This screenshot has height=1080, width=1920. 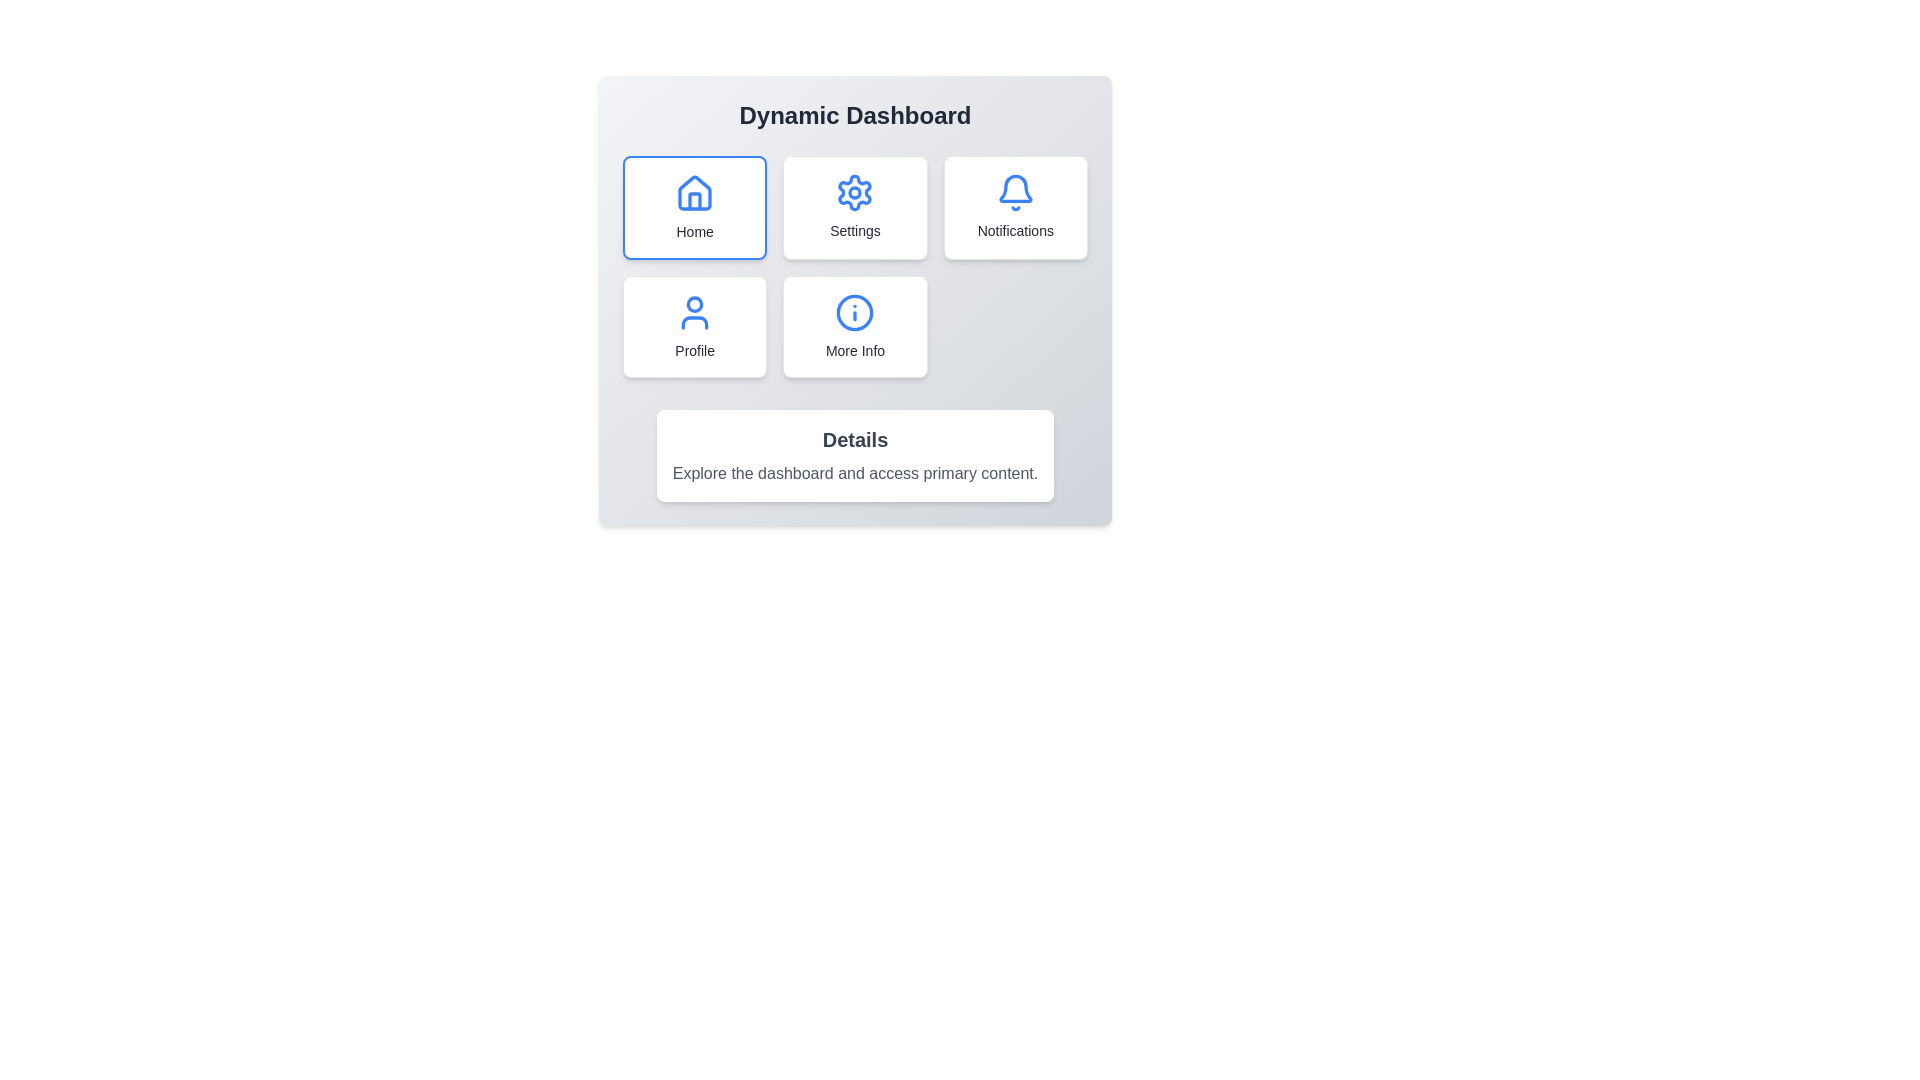 What do you see at coordinates (695, 322) in the screenshot?
I see `the lower segment of the 'Profile' icon, which is part of a button intended to navigate to a user profile or related section` at bounding box center [695, 322].